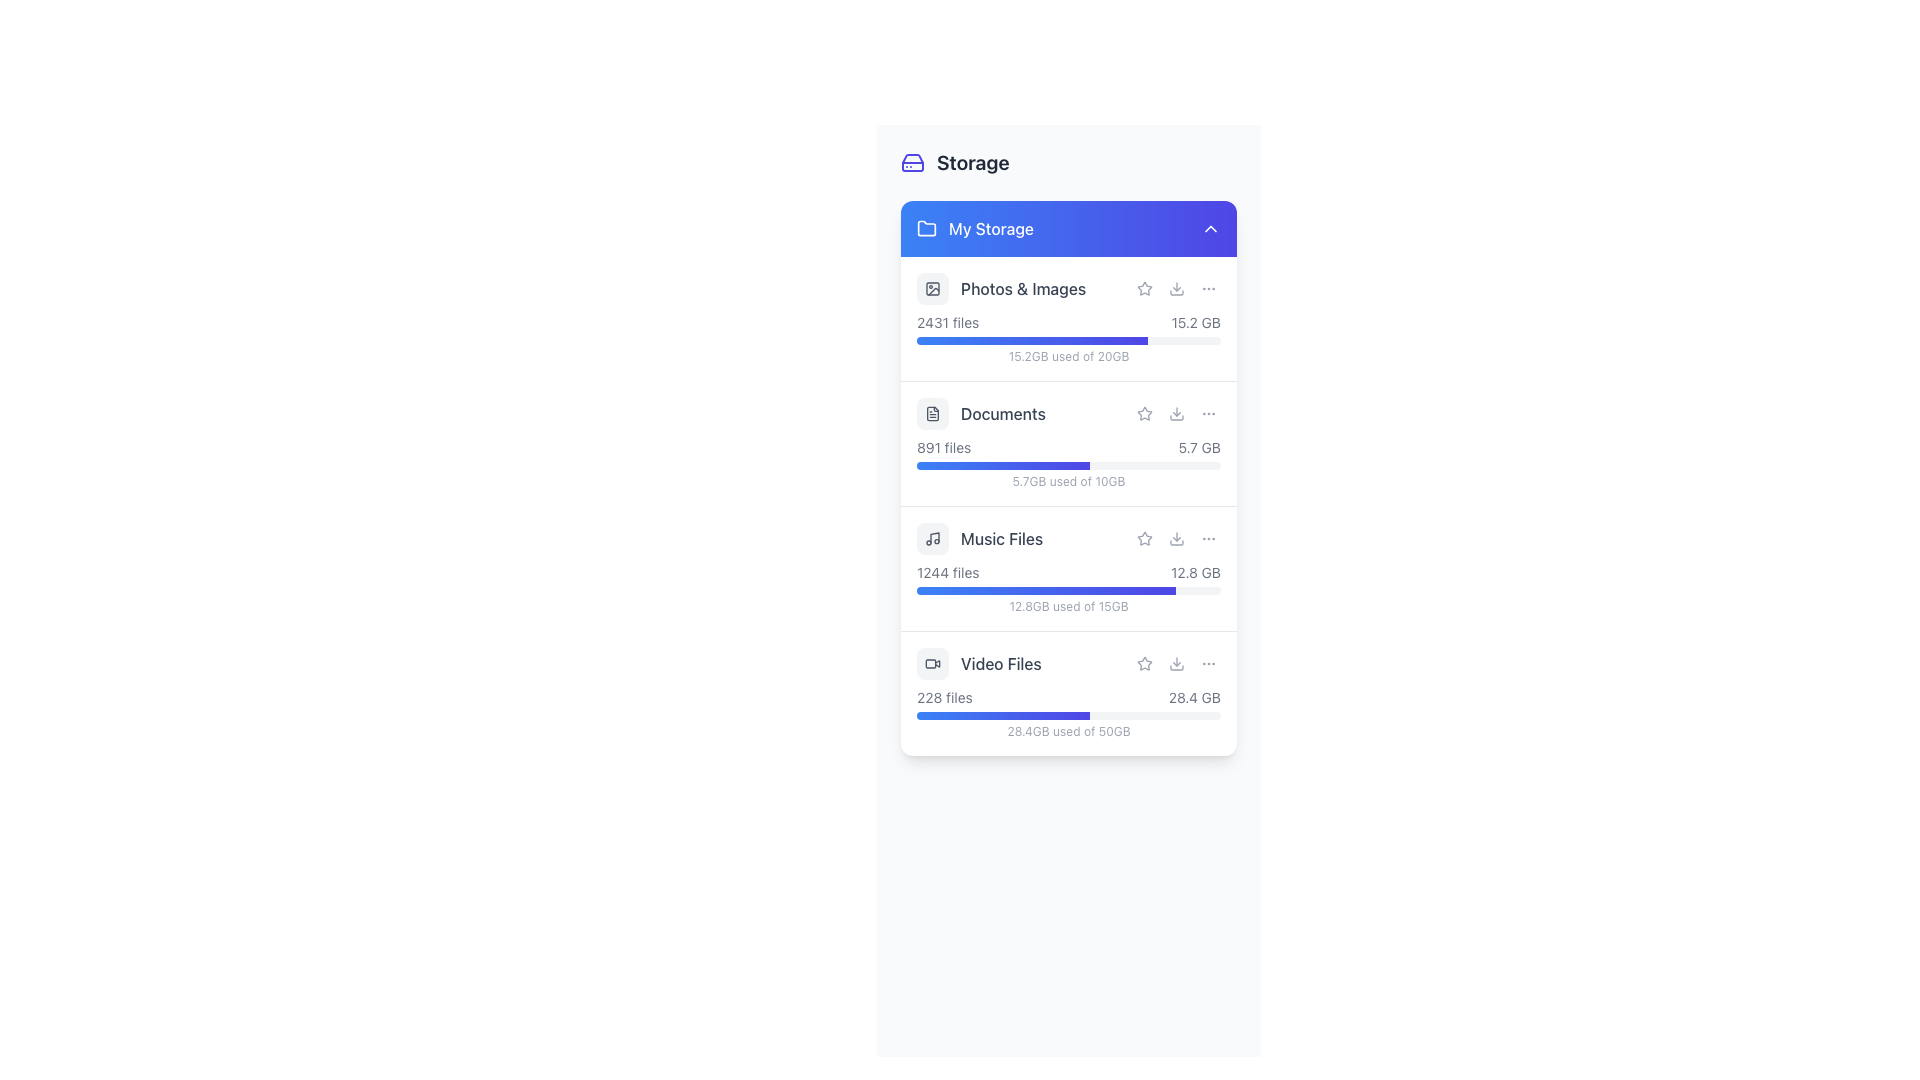 This screenshot has height=1080, width=1920. What do you see at coordinates (1143, 411) in the screenshot?
I see `the star-shaped icon with text-gray-400 color style located in the 'Documents' section of the 'My Storage' folder to star or unstar the item` at bounding box center [1143, 411].